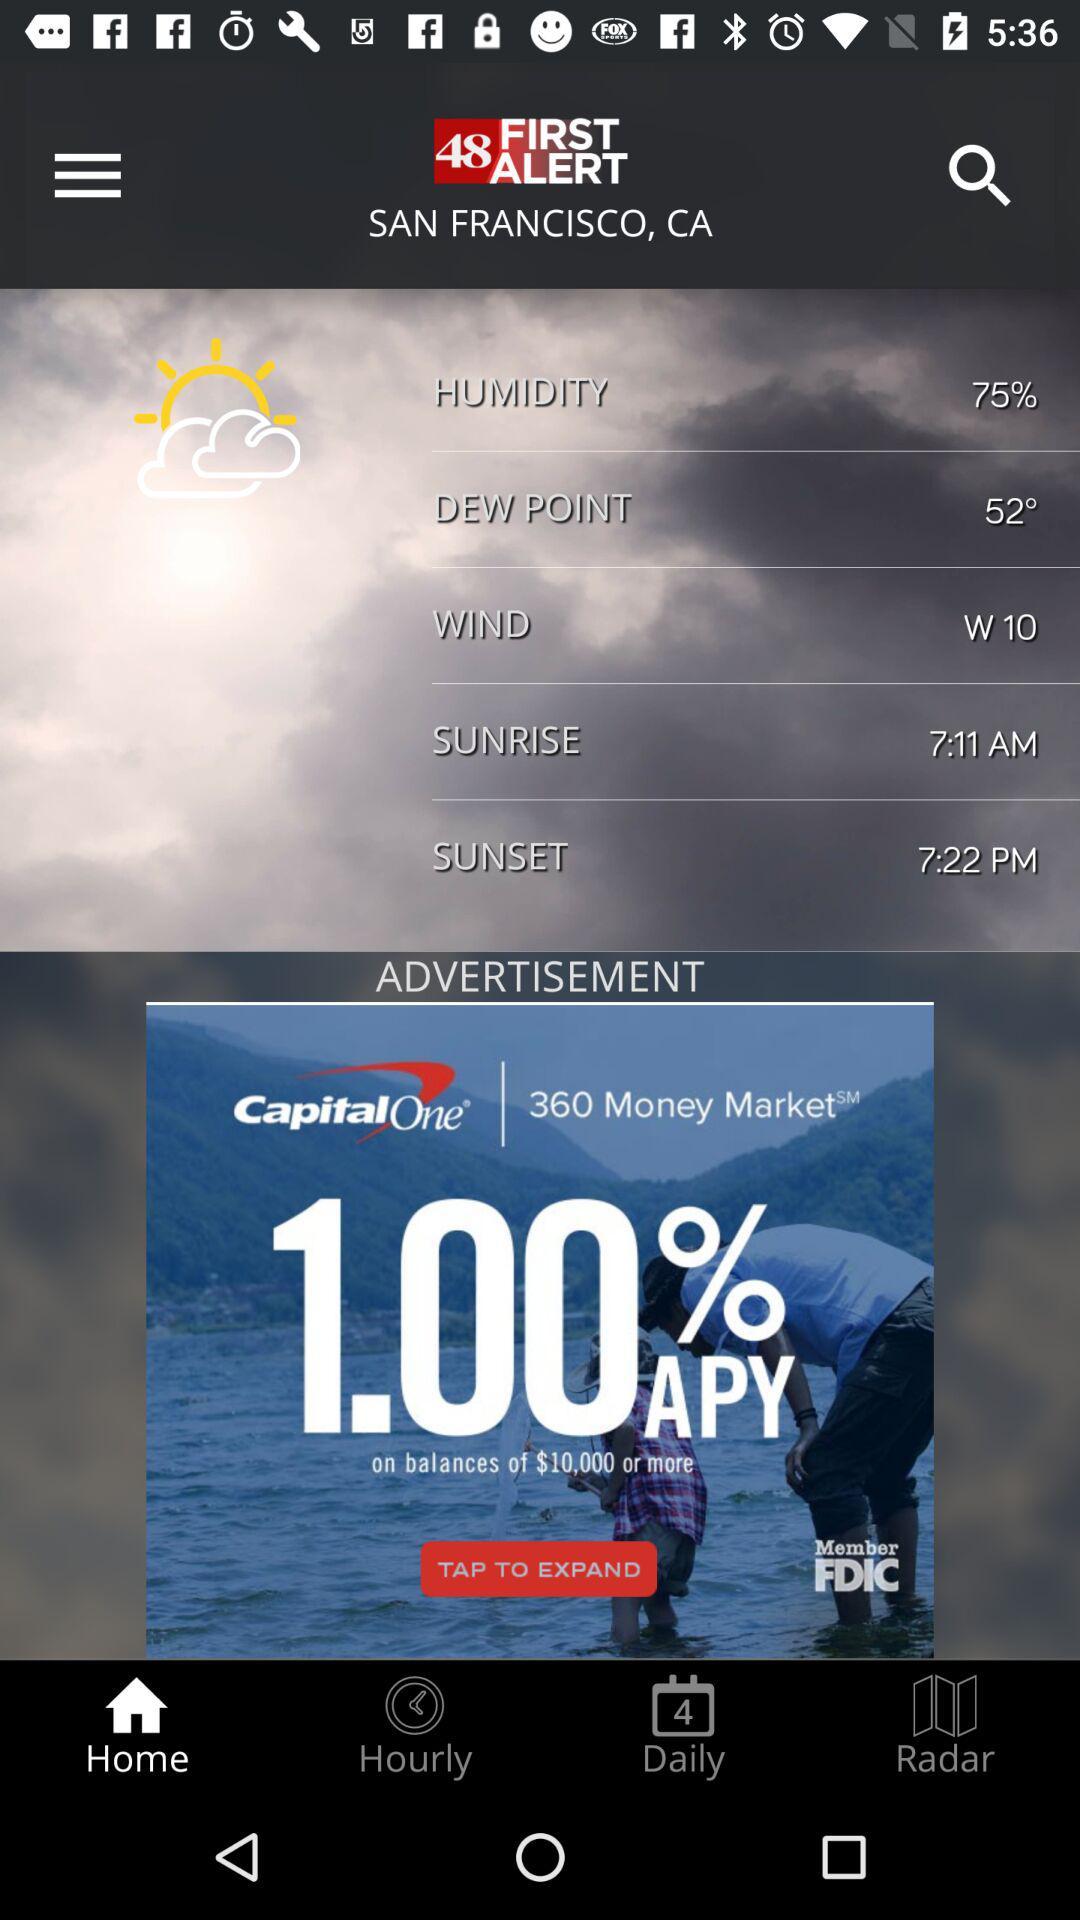 Image resolution: width=1080 pixels, height=1920 pixels. What do you see at coordinates (682, 1726) in the screenshot?
I see `the item next to hourly icon` at bounding box center [682, 1726].